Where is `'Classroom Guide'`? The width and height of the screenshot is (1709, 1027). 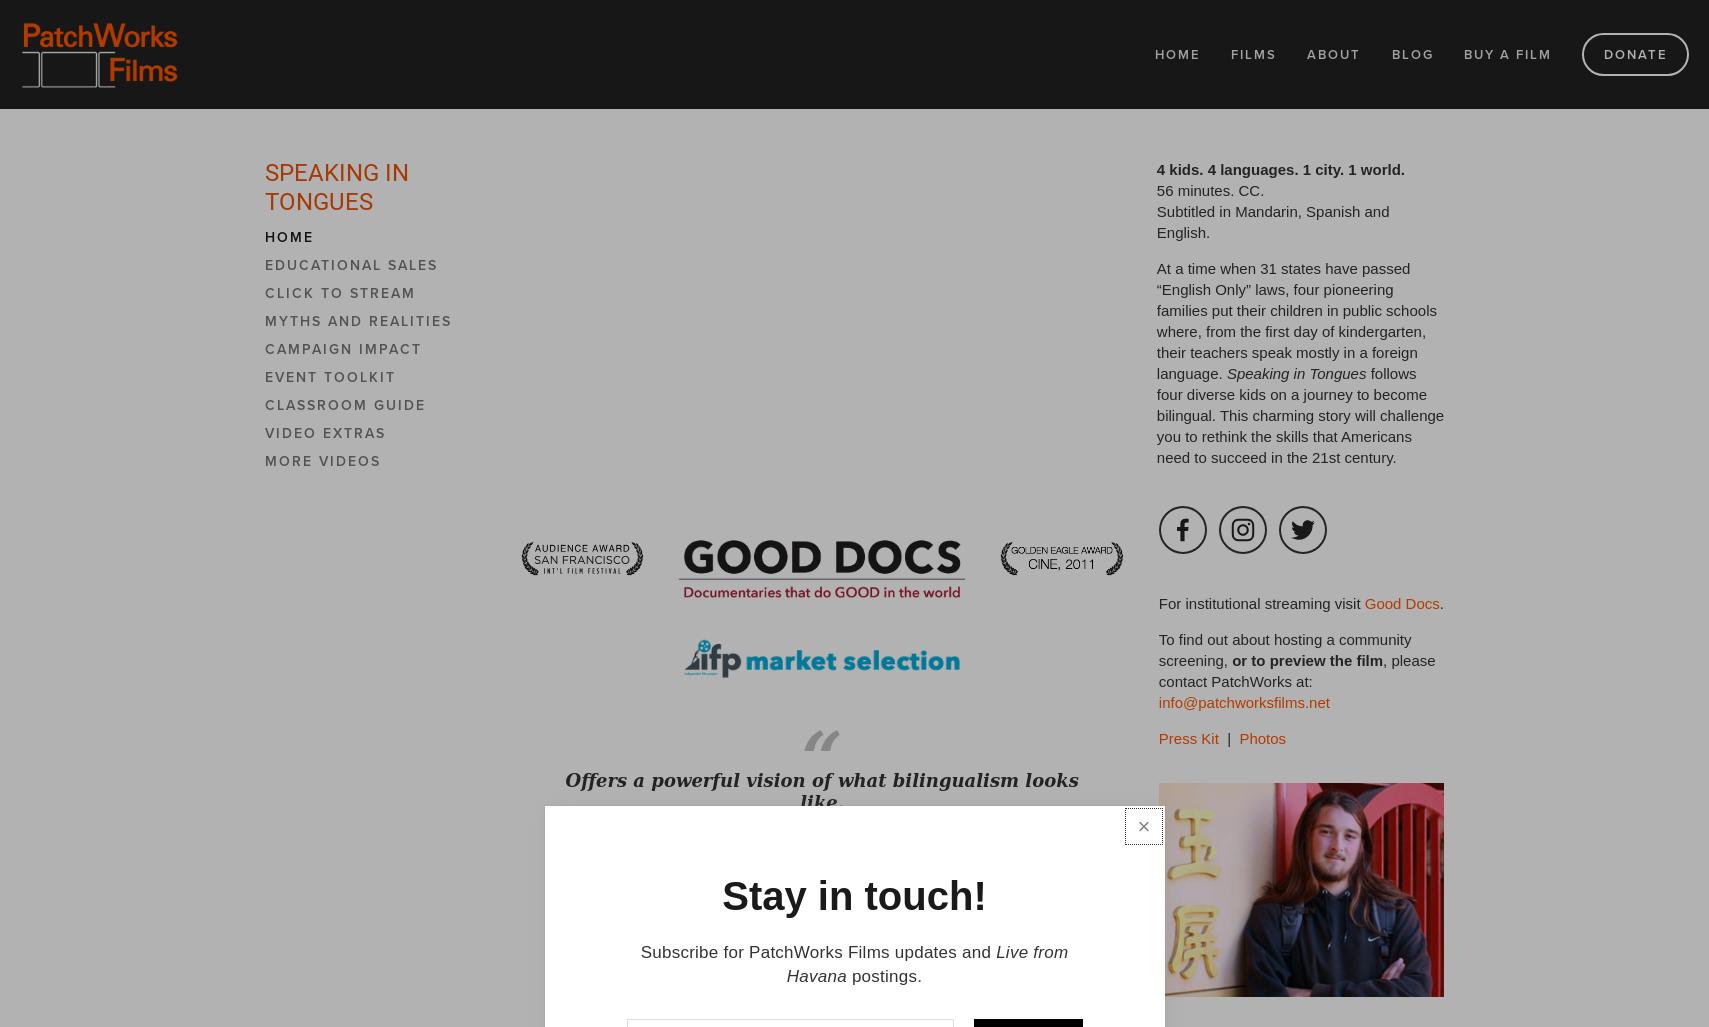 'Classroom Guide' is located at coordinates (343, 403).